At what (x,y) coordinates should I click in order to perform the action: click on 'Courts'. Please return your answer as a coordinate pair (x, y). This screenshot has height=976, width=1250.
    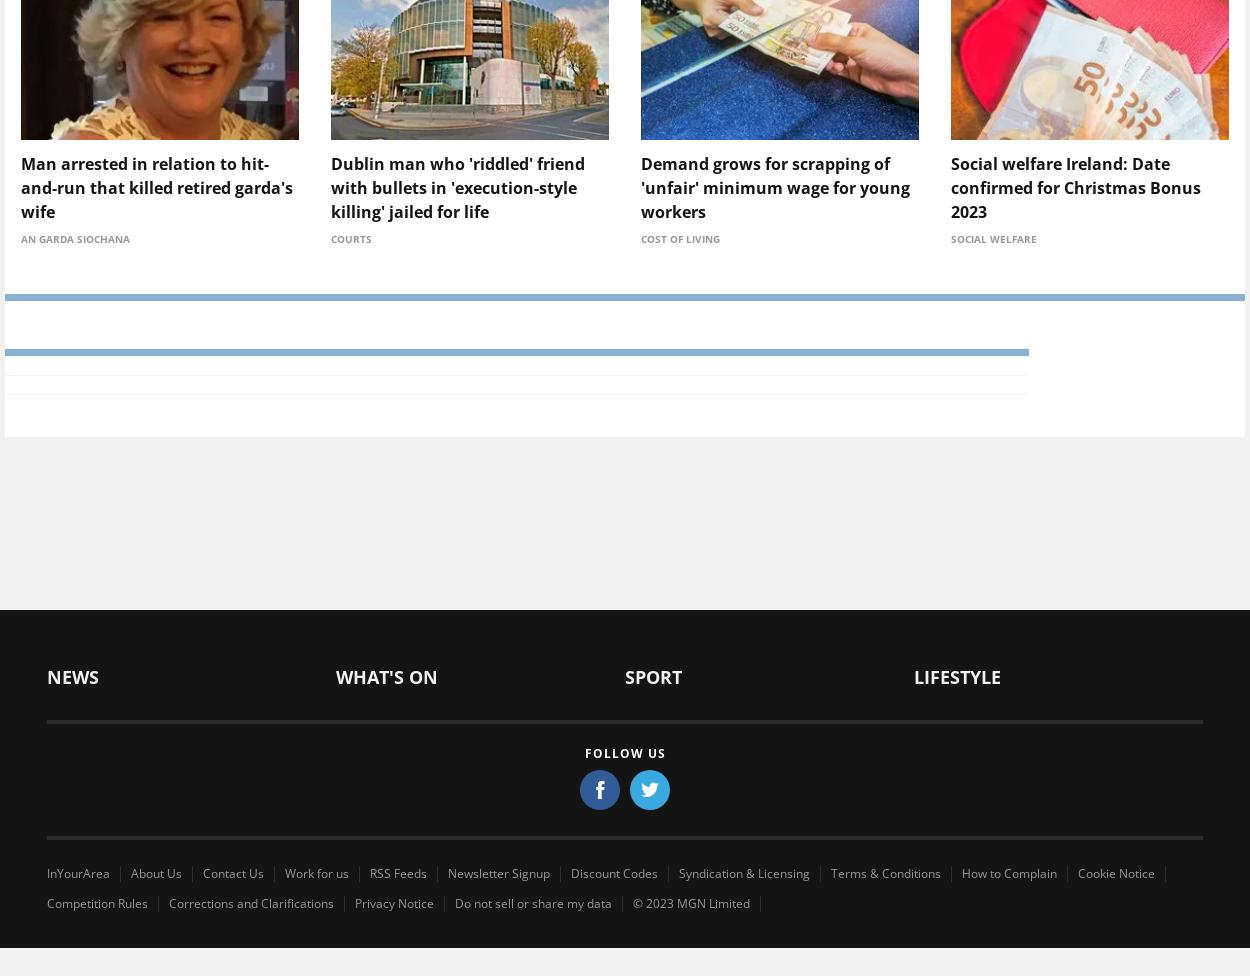
    Looking at the image, I should click on (330, 238).